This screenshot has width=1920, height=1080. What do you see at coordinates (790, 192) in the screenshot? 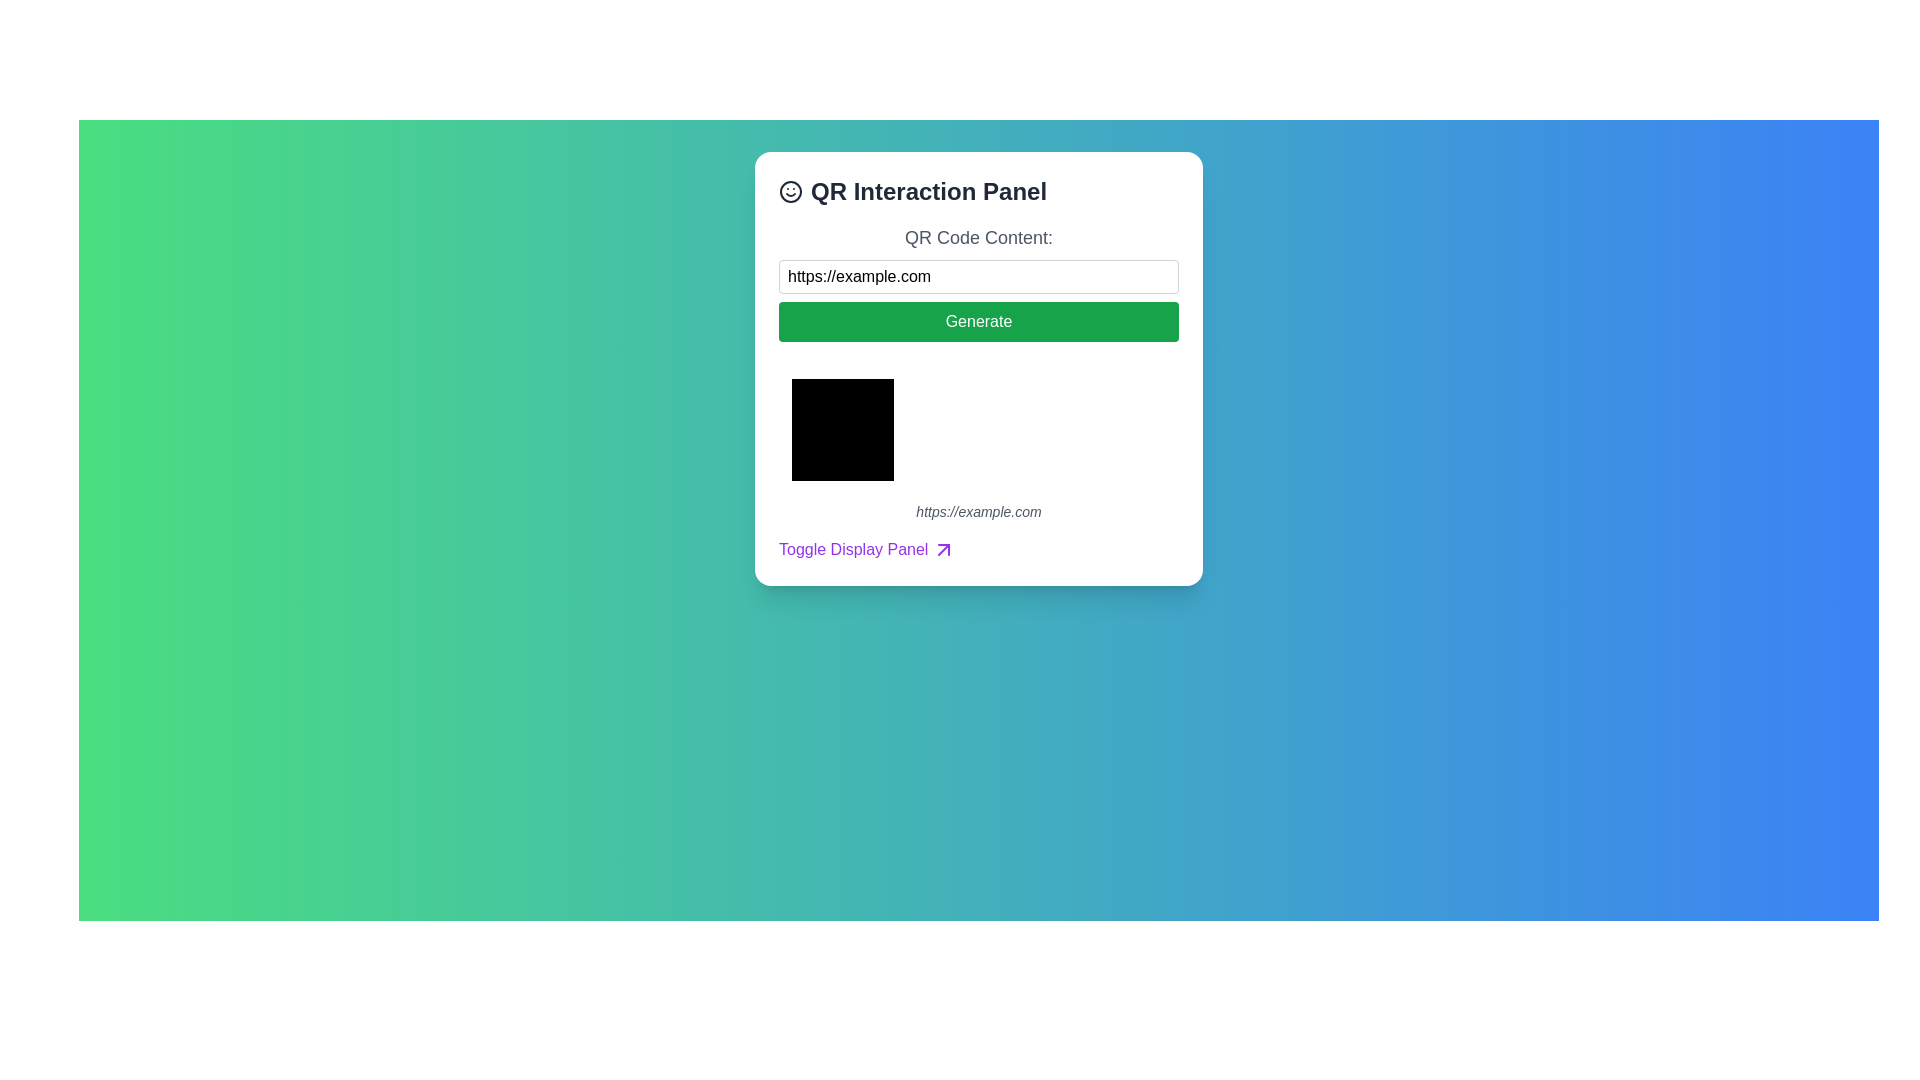
I see `the SVG circle element that forms the outer boundary of the smiley face icon in the 'QR Interaction Panel'` at bounding box center [790, 192].